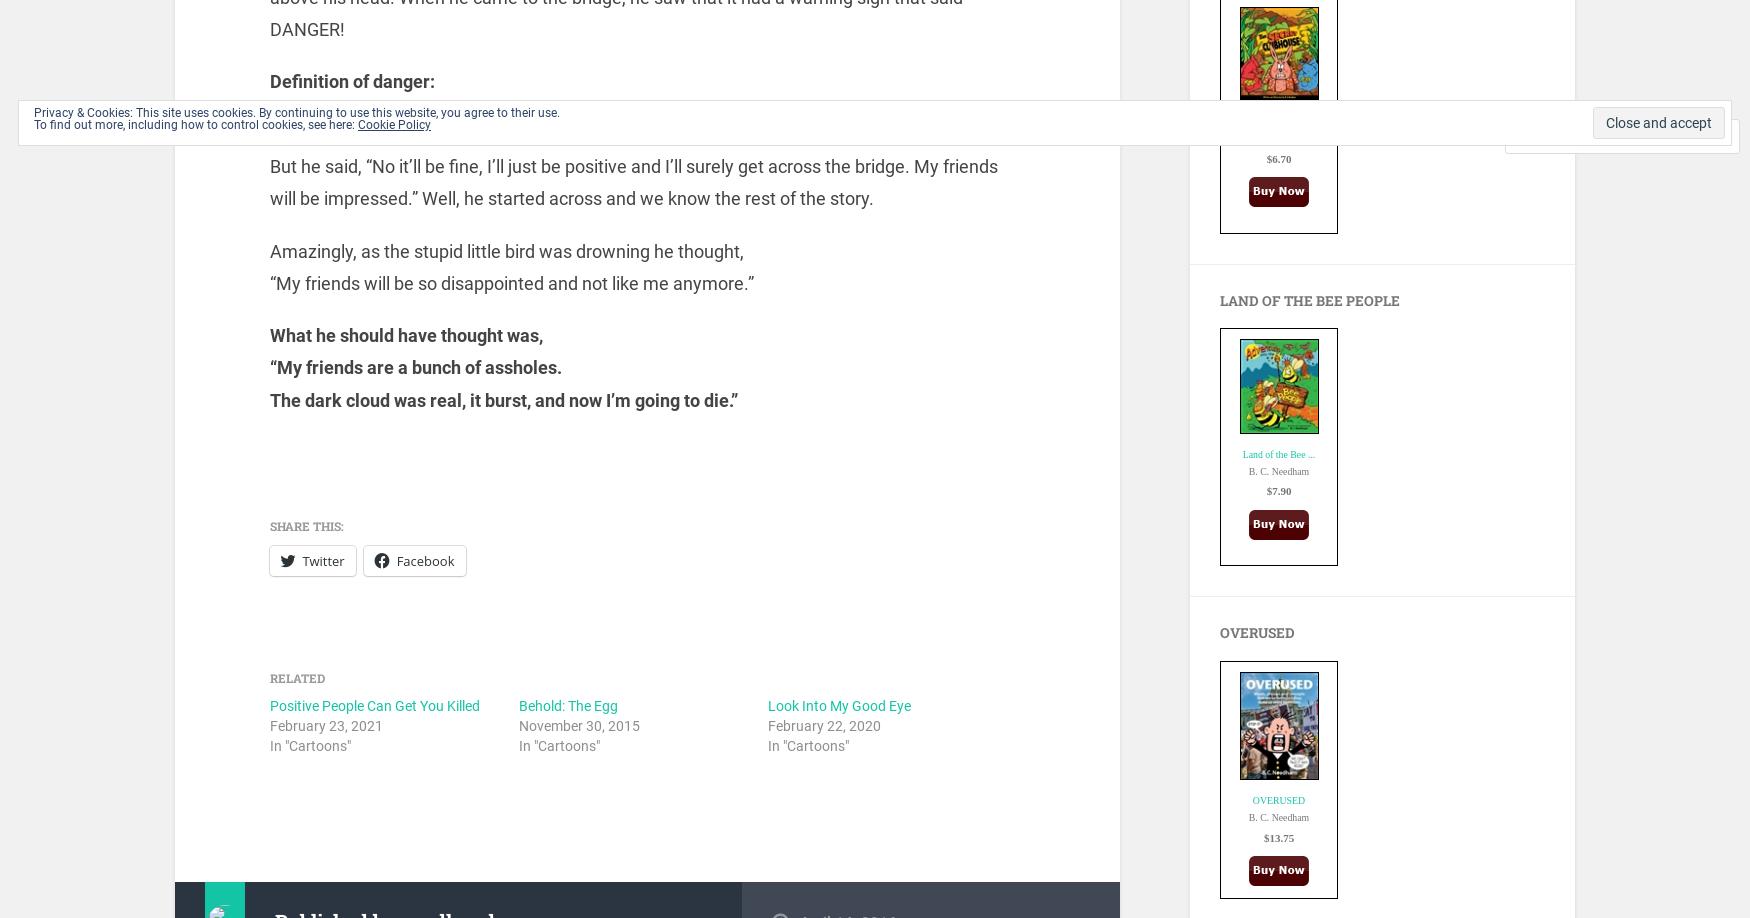 Image resolution: width=1750 pixels, height=918 pixels. Describe the element at coordinates (424, 559) in the screenshot. I see `'Facebook'` at that location.